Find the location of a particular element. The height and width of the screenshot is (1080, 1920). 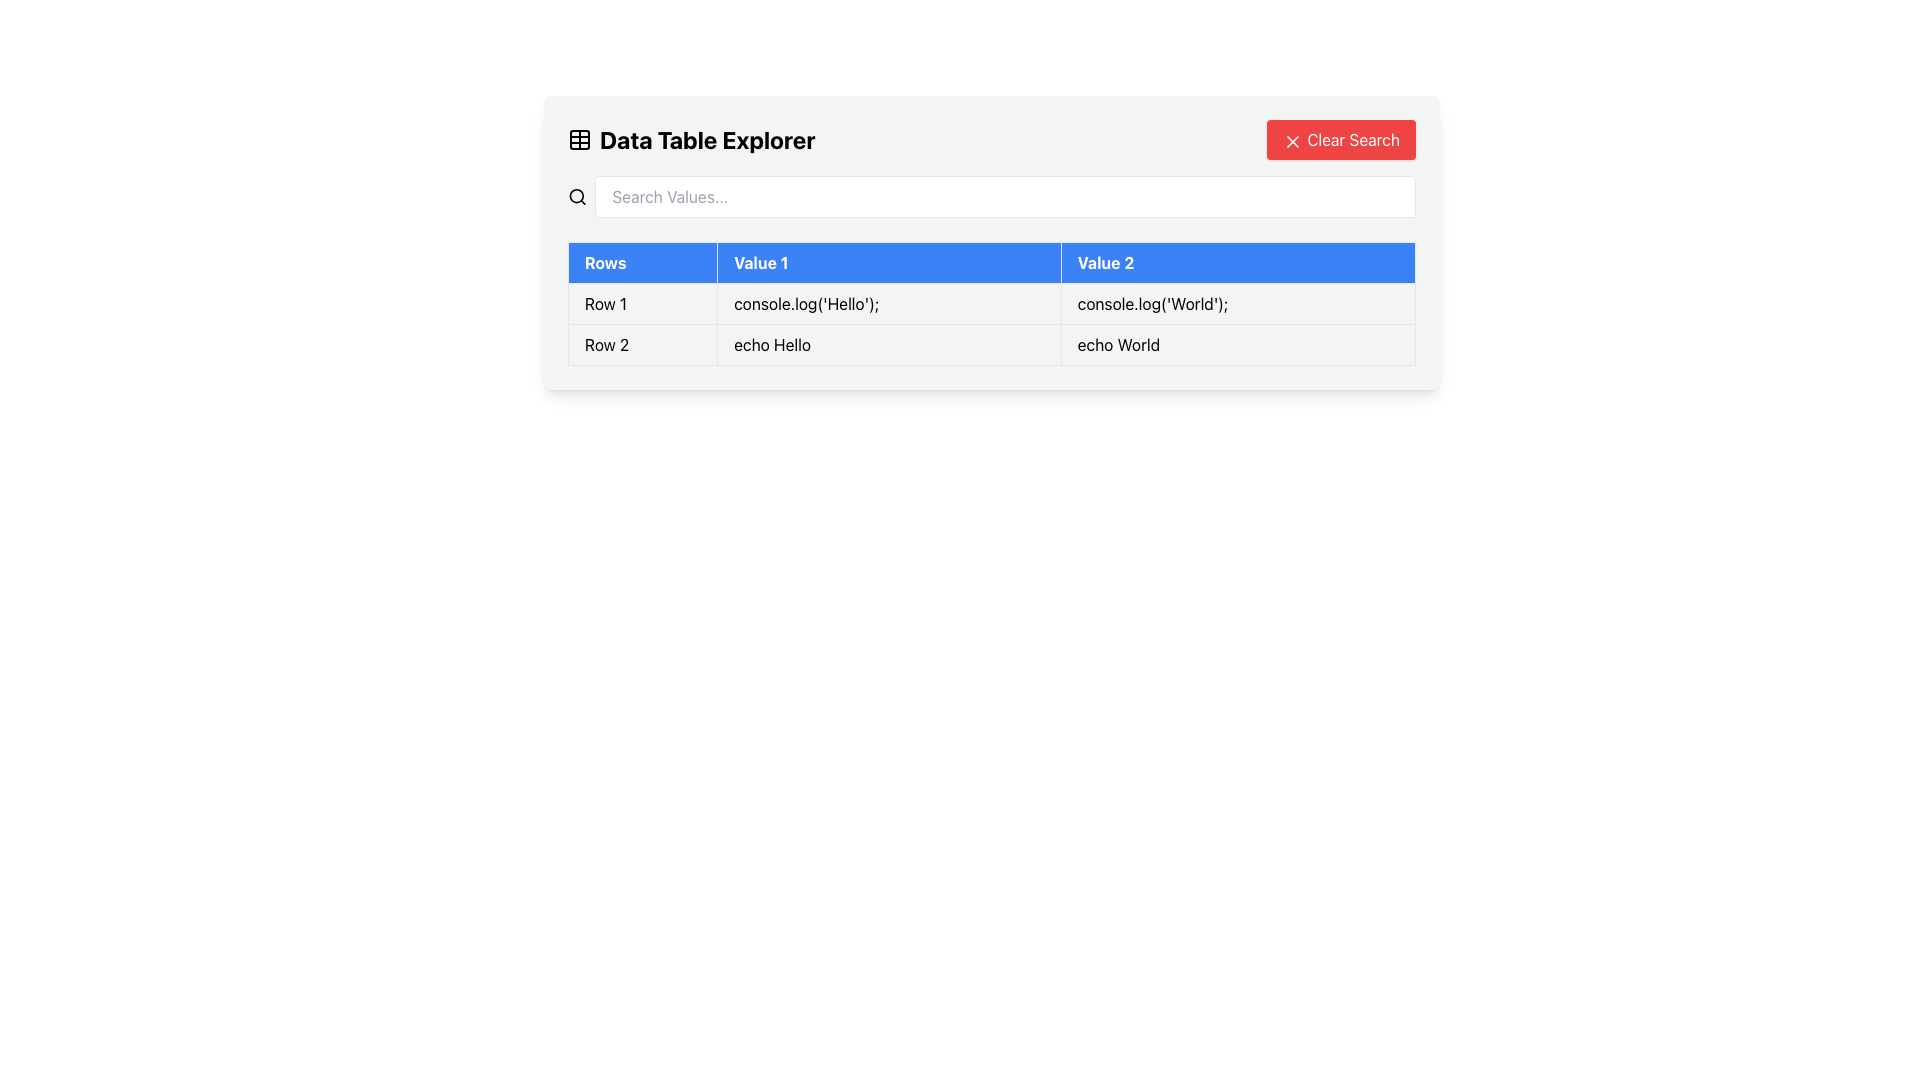

the graphical icon shaped like a table grid, located to the left of the 'Data Table Explorer' text in the top section of the interface is located at coordinates (579, 138).